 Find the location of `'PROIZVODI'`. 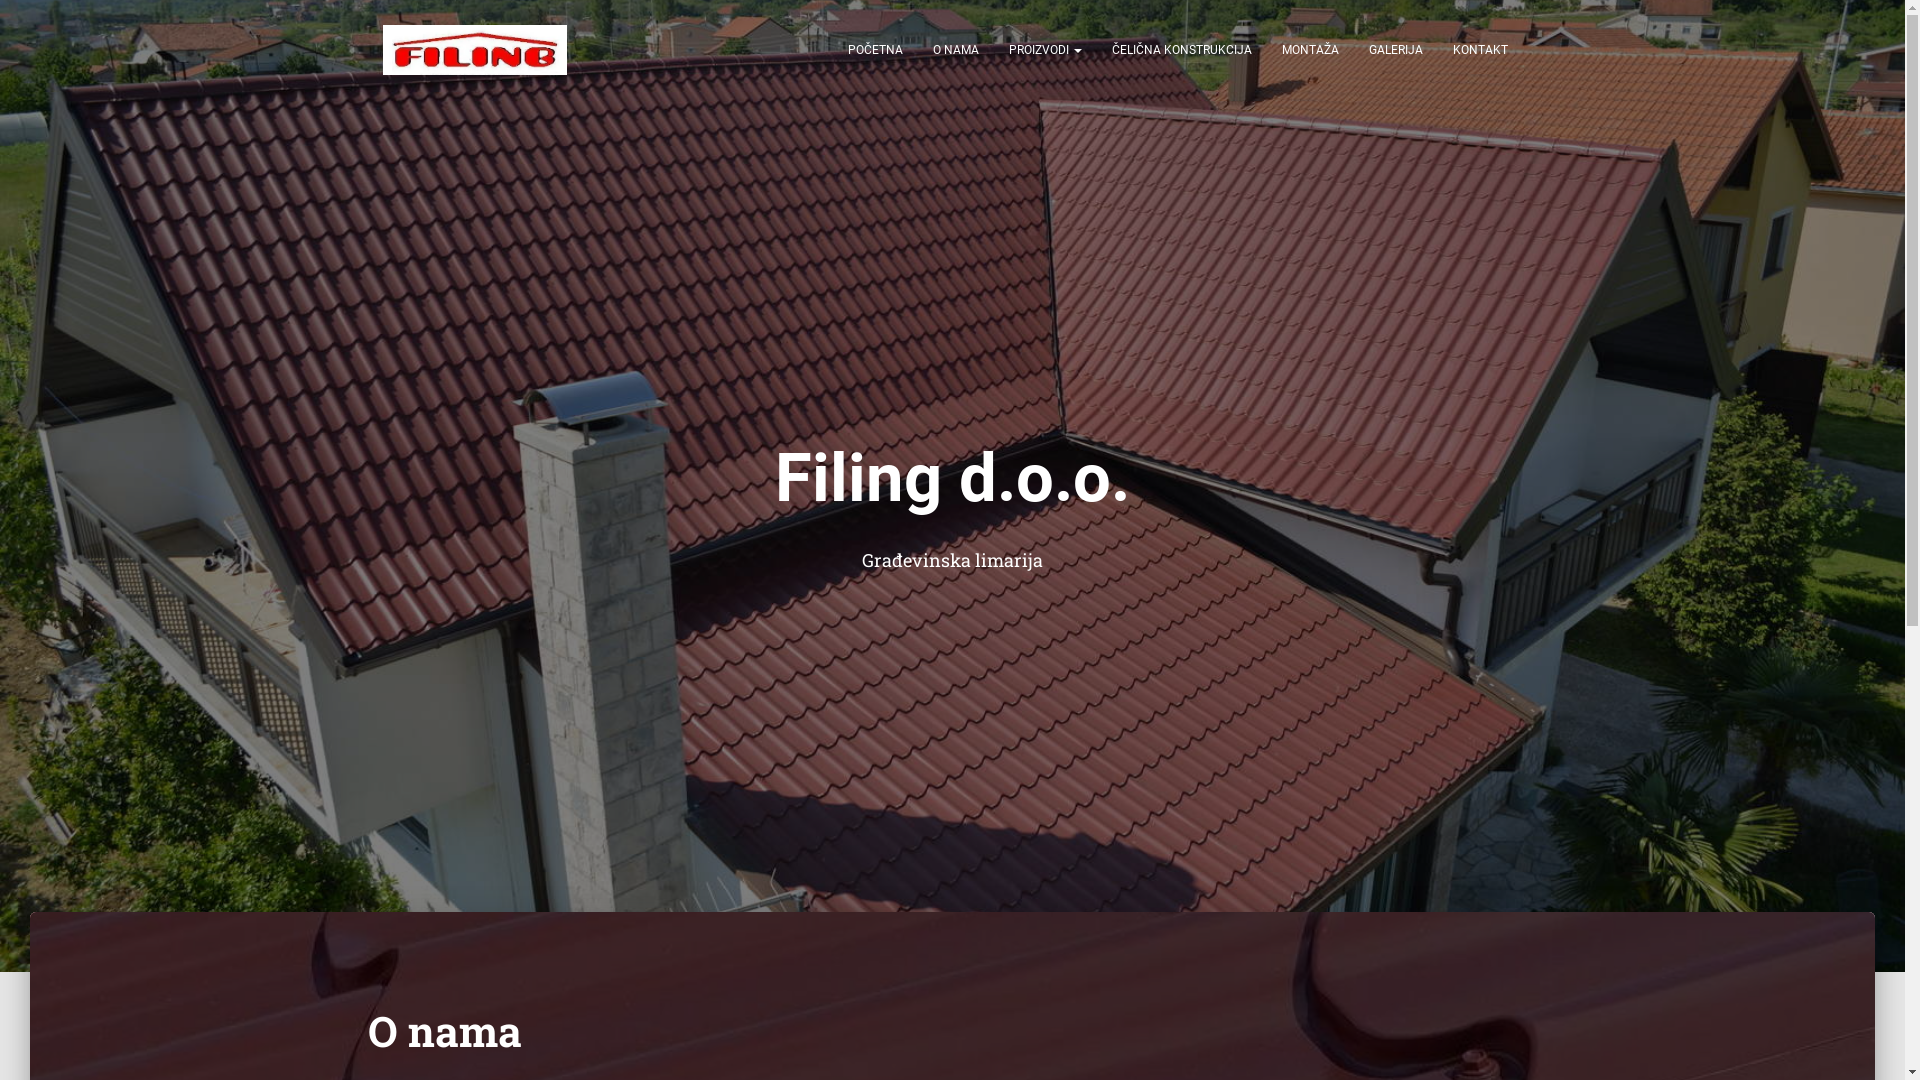

'PROIZVODI' is located at coordinates (1044, 49).